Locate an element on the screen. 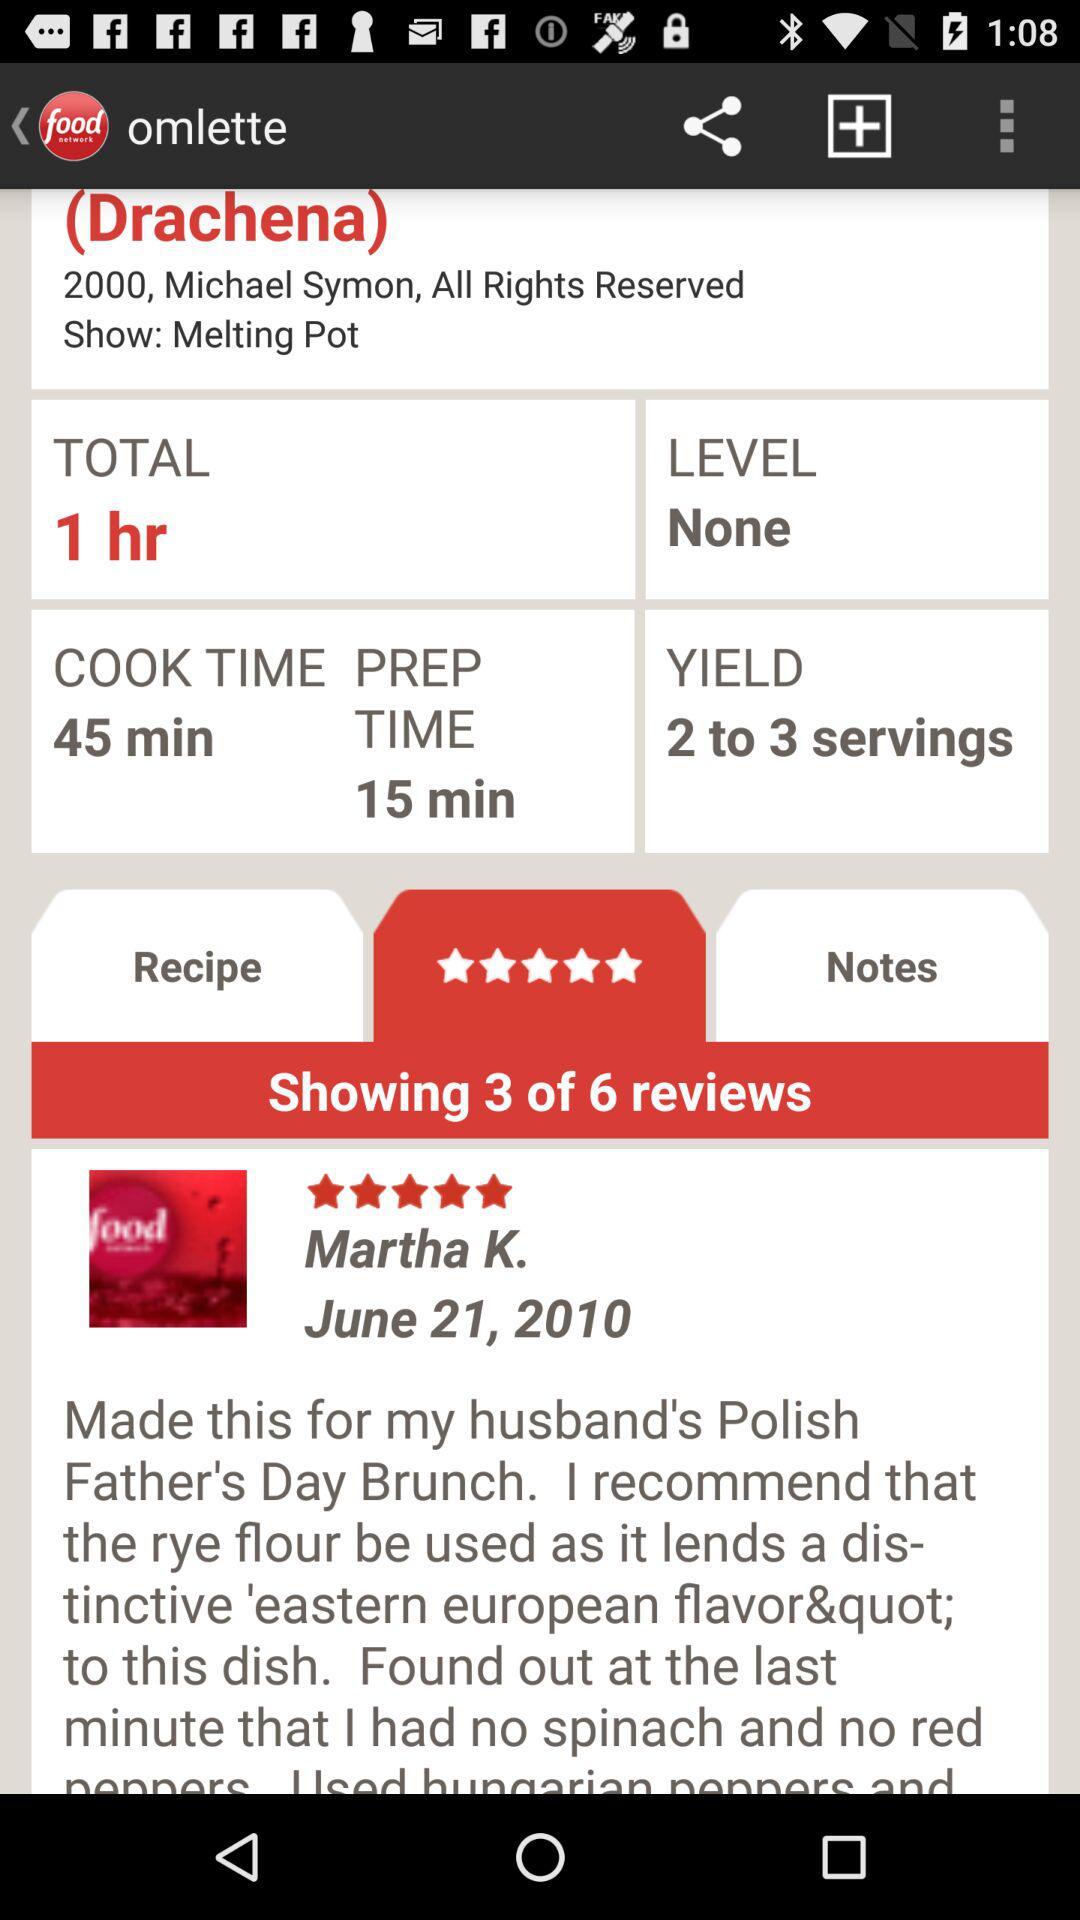  the notes button is located at coordinates (881, 965).